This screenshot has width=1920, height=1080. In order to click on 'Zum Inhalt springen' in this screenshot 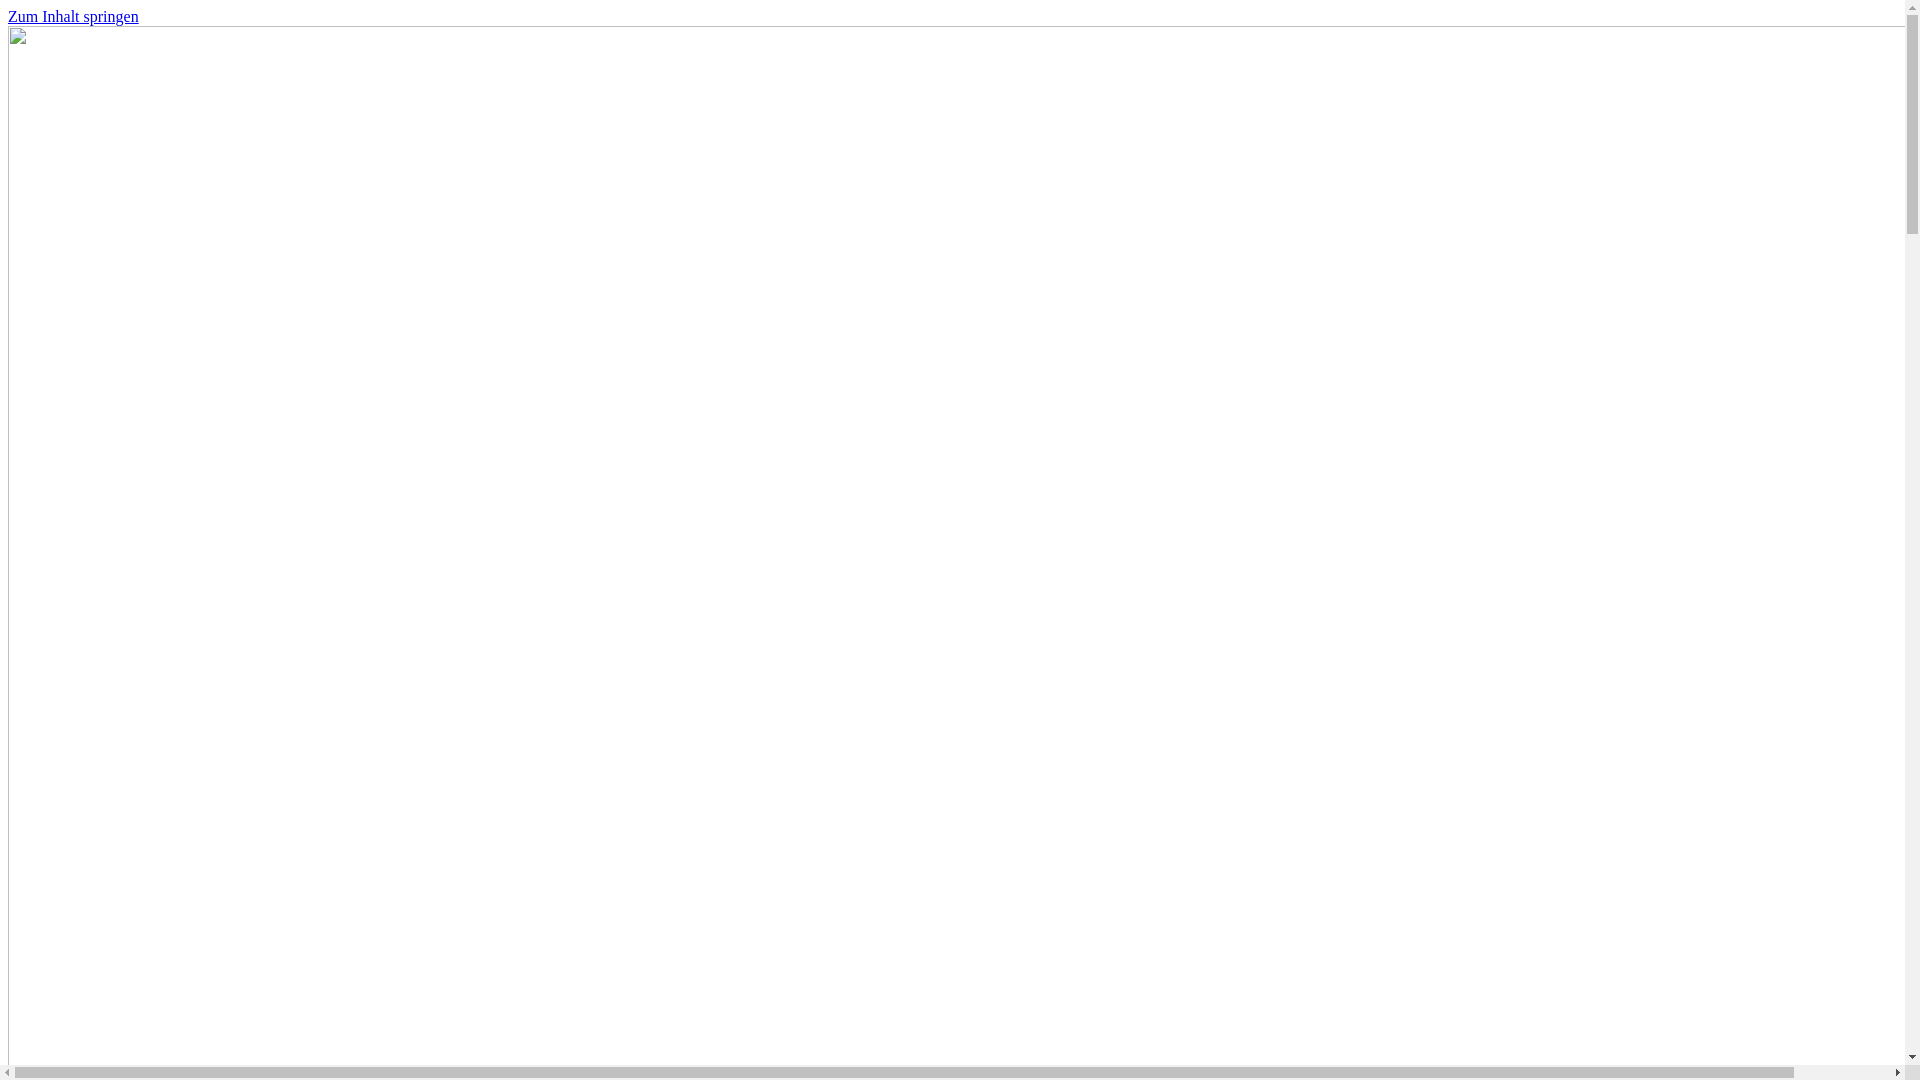, I will do `click(8, 16)`.